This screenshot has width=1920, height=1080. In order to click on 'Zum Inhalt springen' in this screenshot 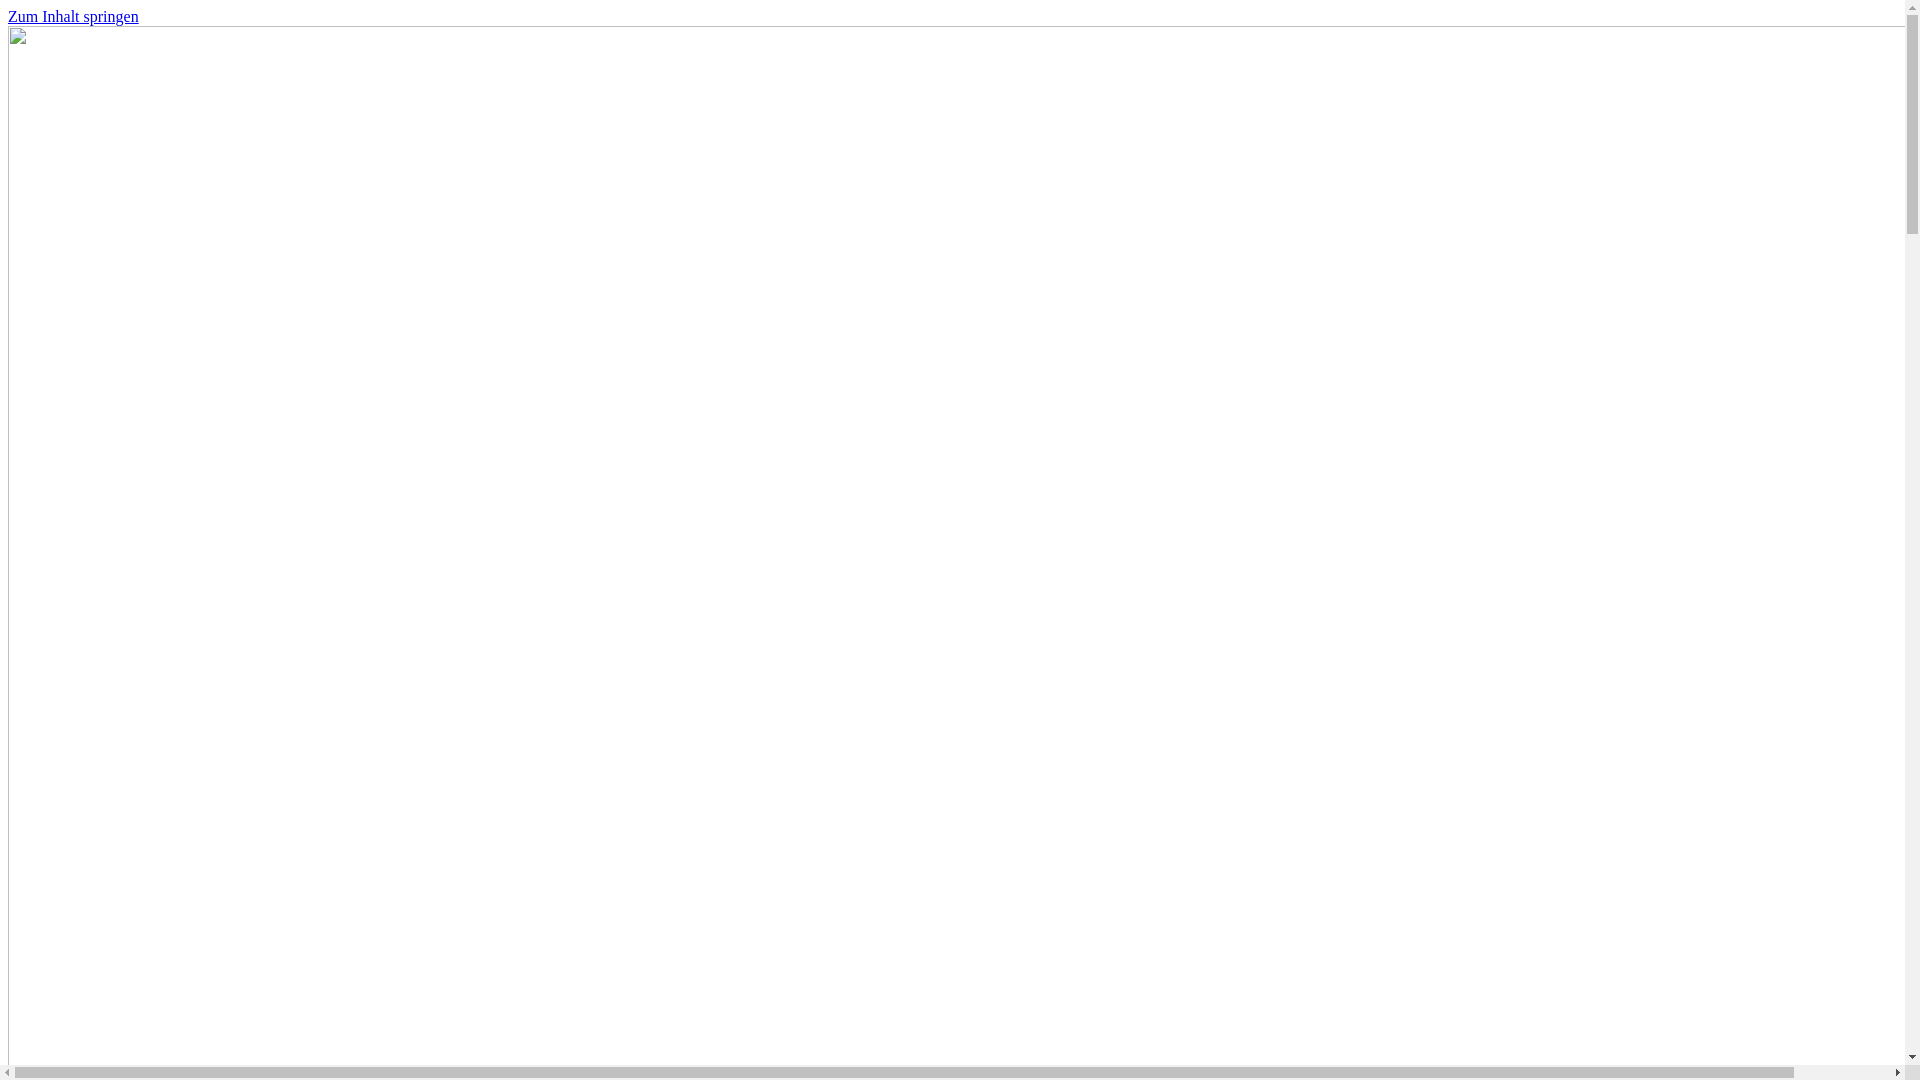, I will do `click(8, 16)`.